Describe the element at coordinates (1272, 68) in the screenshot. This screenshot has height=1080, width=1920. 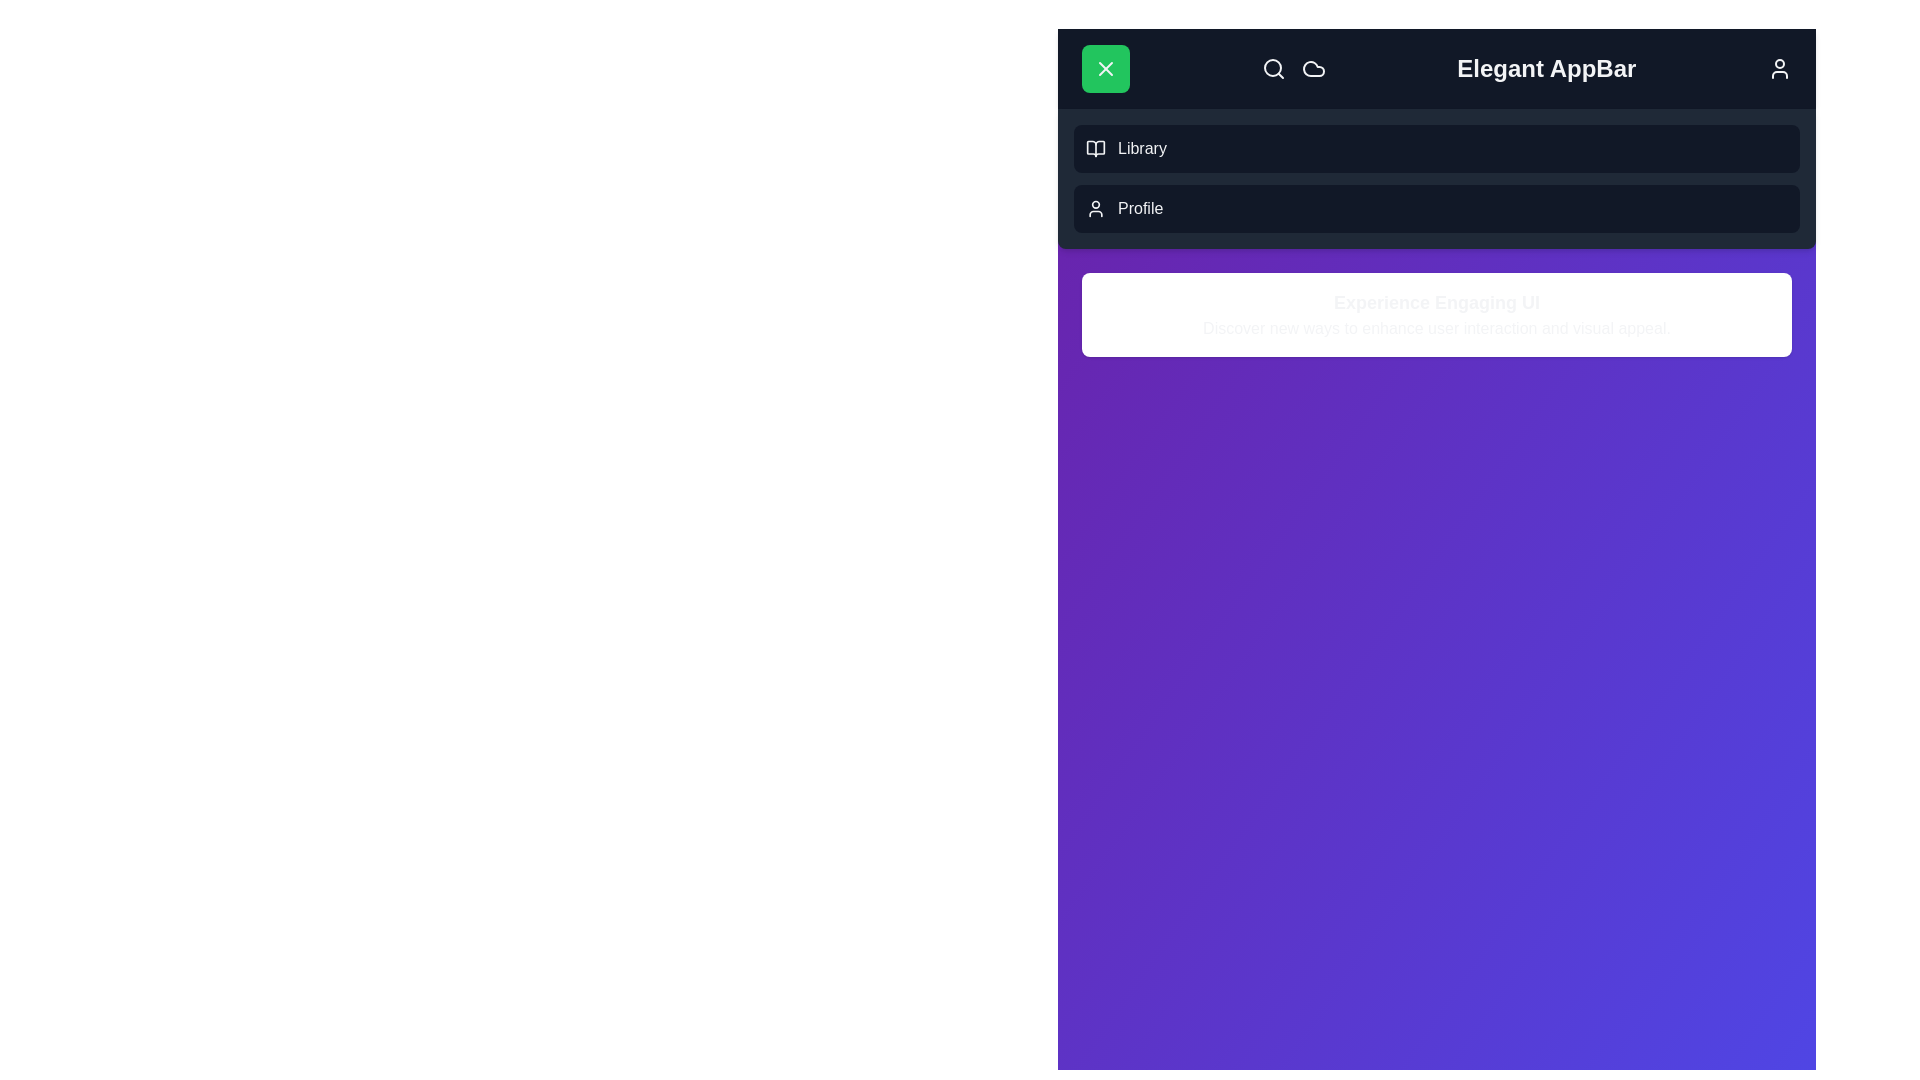
I see `the search icon to initiate a search action` at that location.